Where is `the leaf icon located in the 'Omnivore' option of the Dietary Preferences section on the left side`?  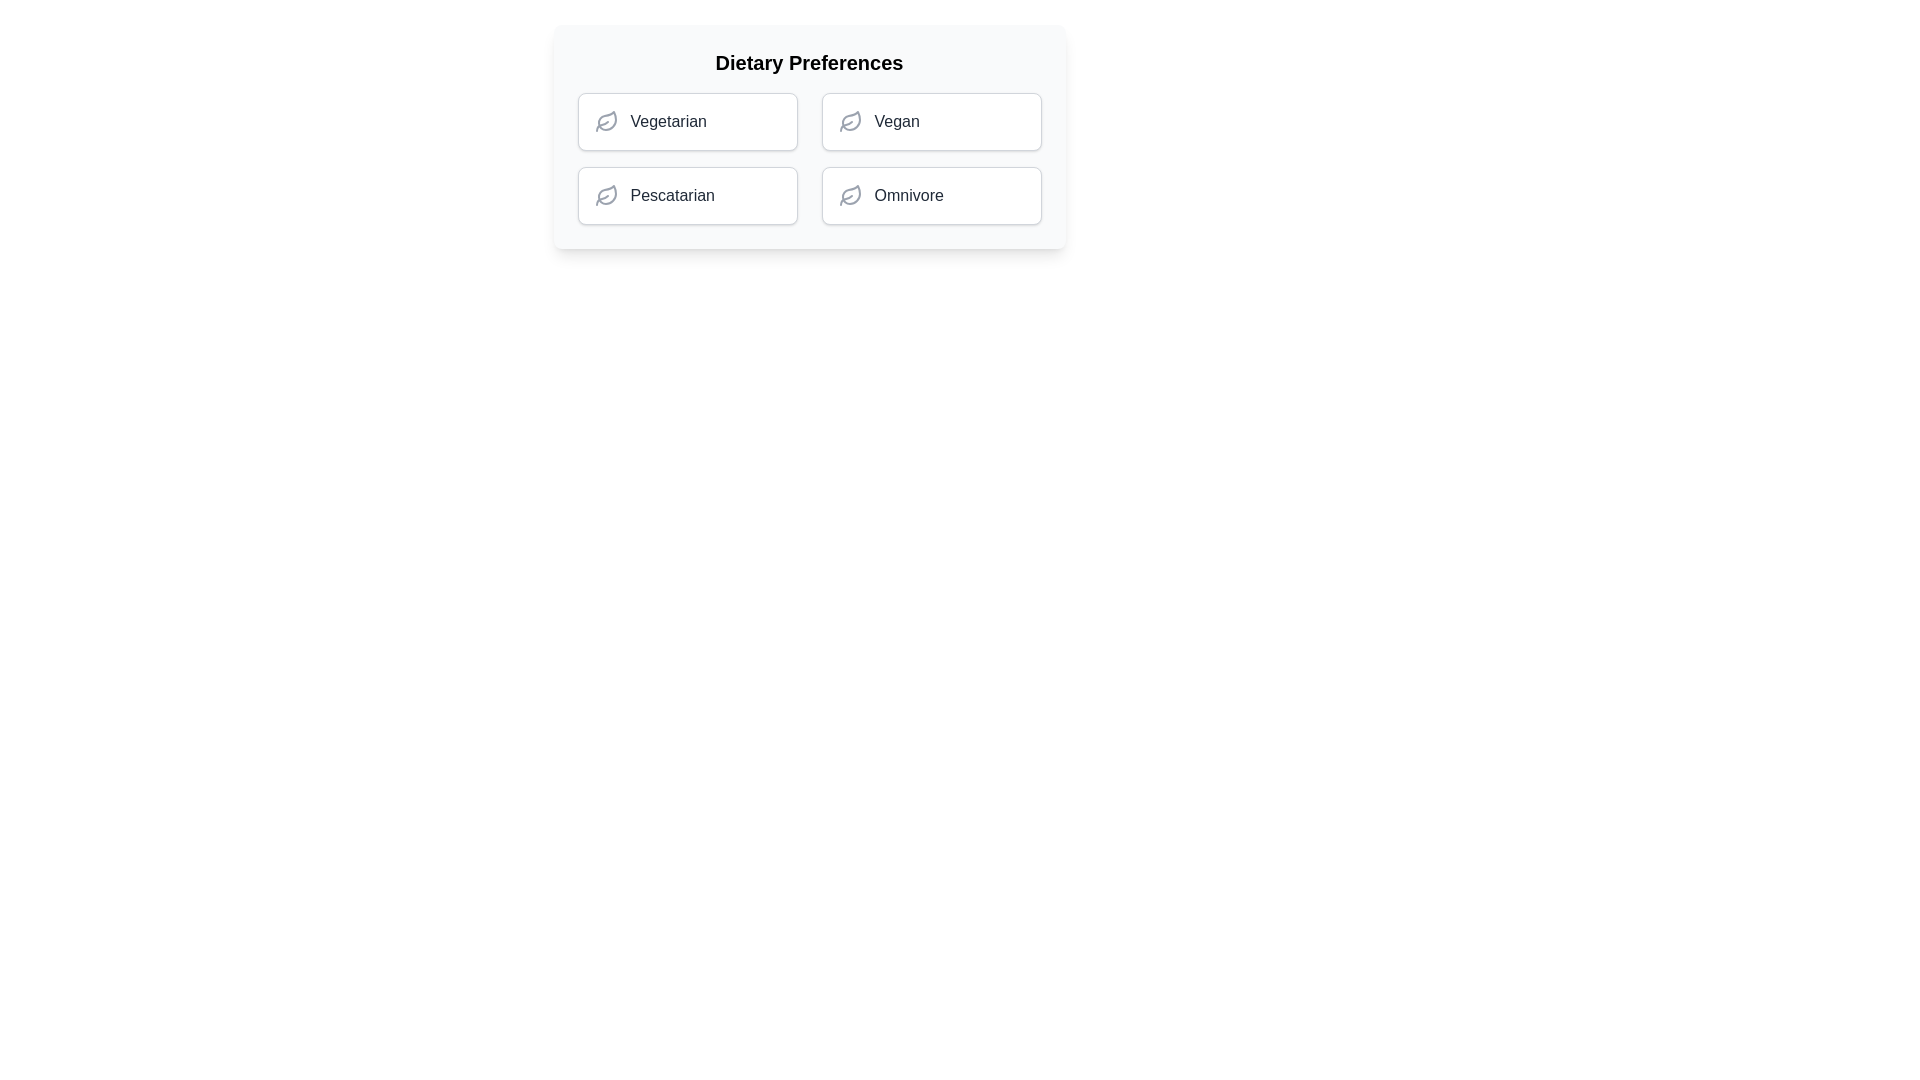 the leaf icon located in the 'Omnivore' option of the Dietary Preferences section on the left side is located at coordinates (850, 196).